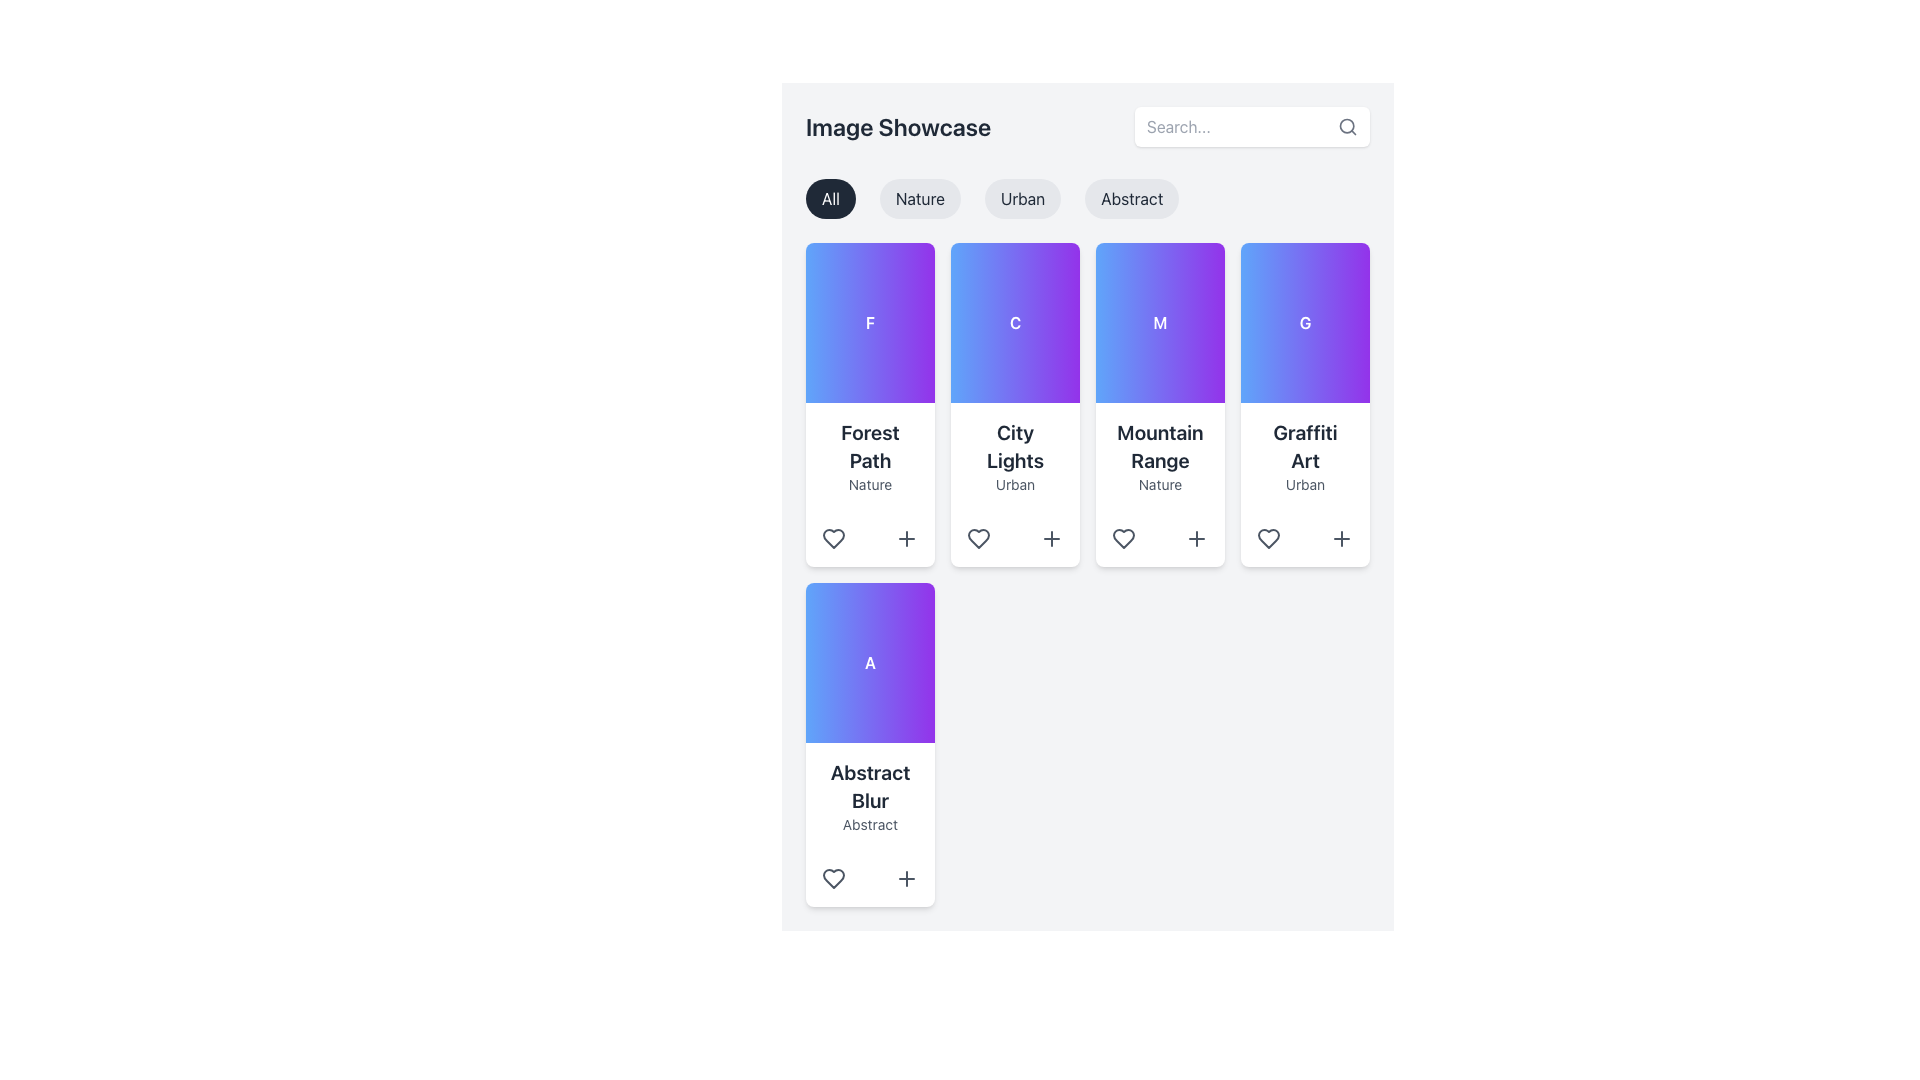 This screenshot has width=1920, height=1080. I want to click on the Text Label located directly below 'City Lights' in the second card from the left in the top row of the display grid, so click(1015, 485).